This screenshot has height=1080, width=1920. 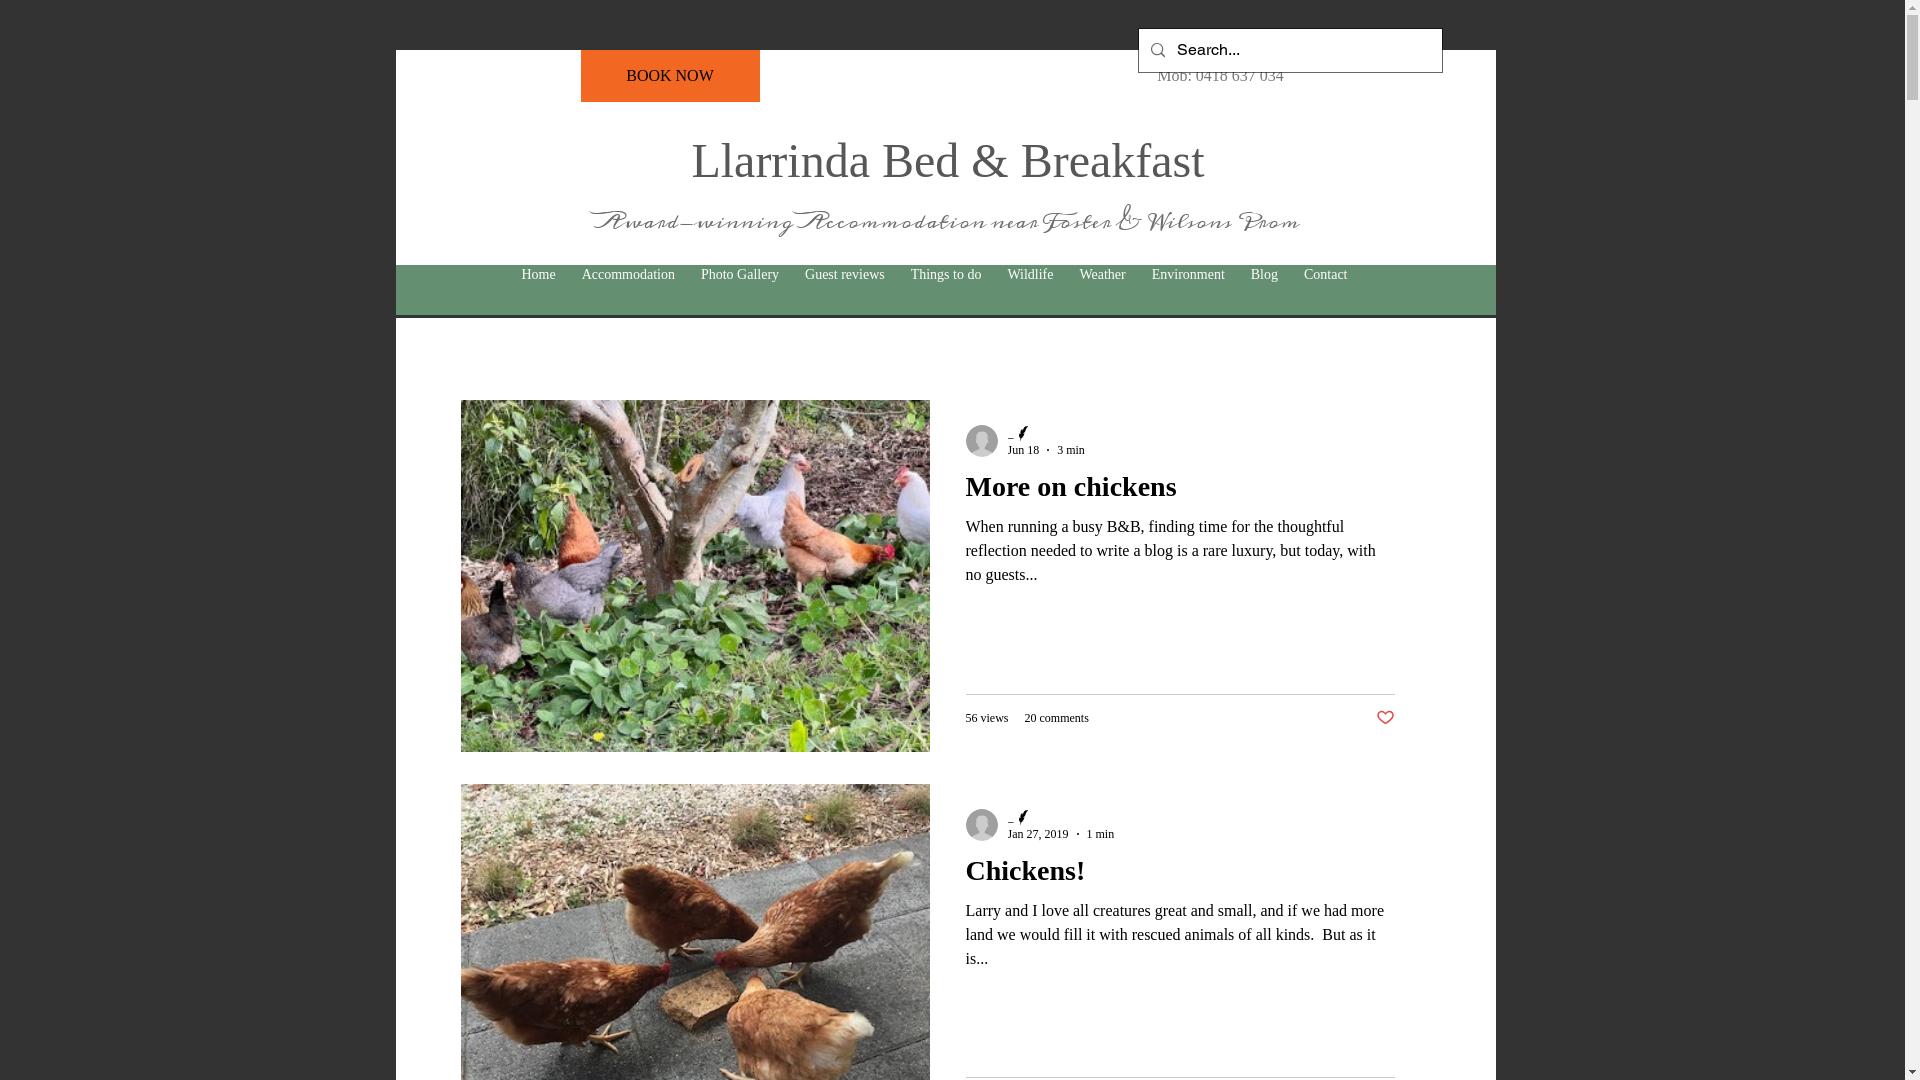 What do you see at coordinates (945, 274) in the screenshot?
I see `'Things to do'` at bounding box center [945, 274].